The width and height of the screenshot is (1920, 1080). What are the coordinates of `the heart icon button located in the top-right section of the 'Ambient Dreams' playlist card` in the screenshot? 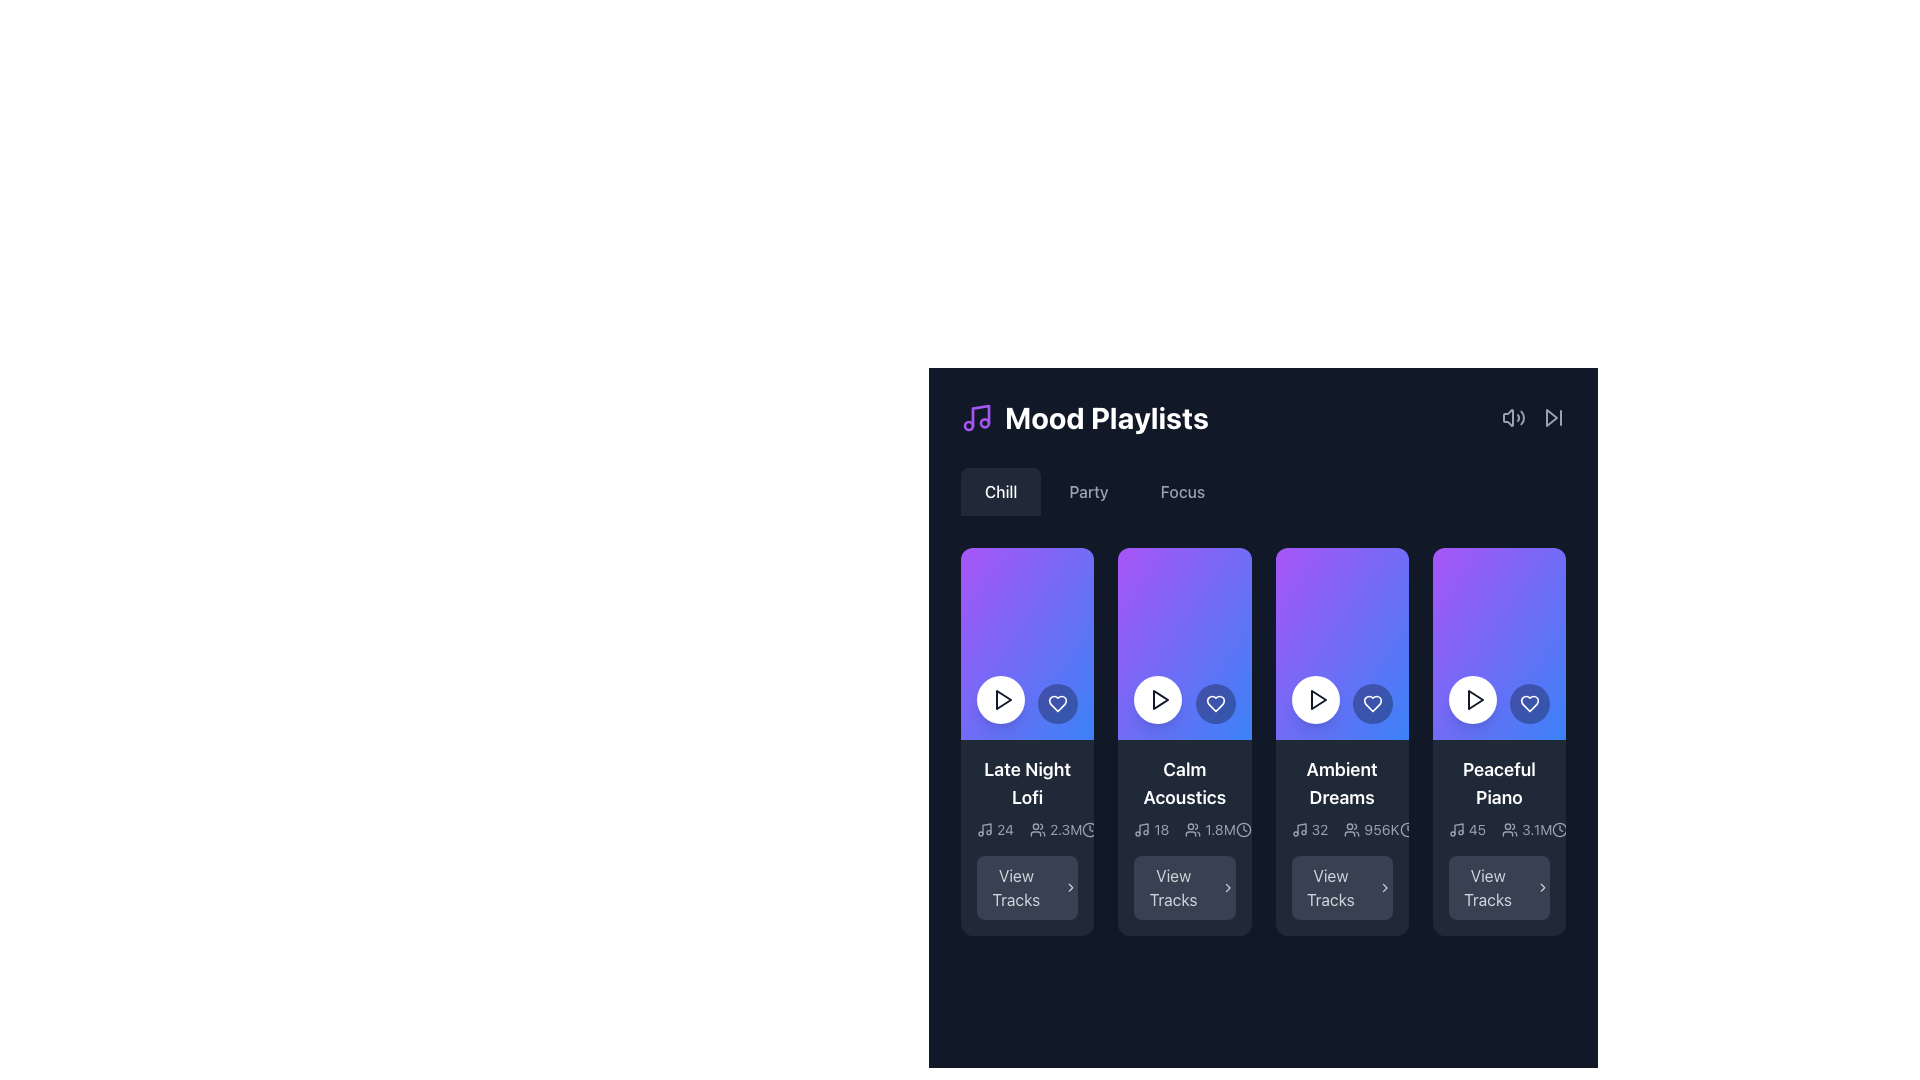 It's located at (1371, 703).